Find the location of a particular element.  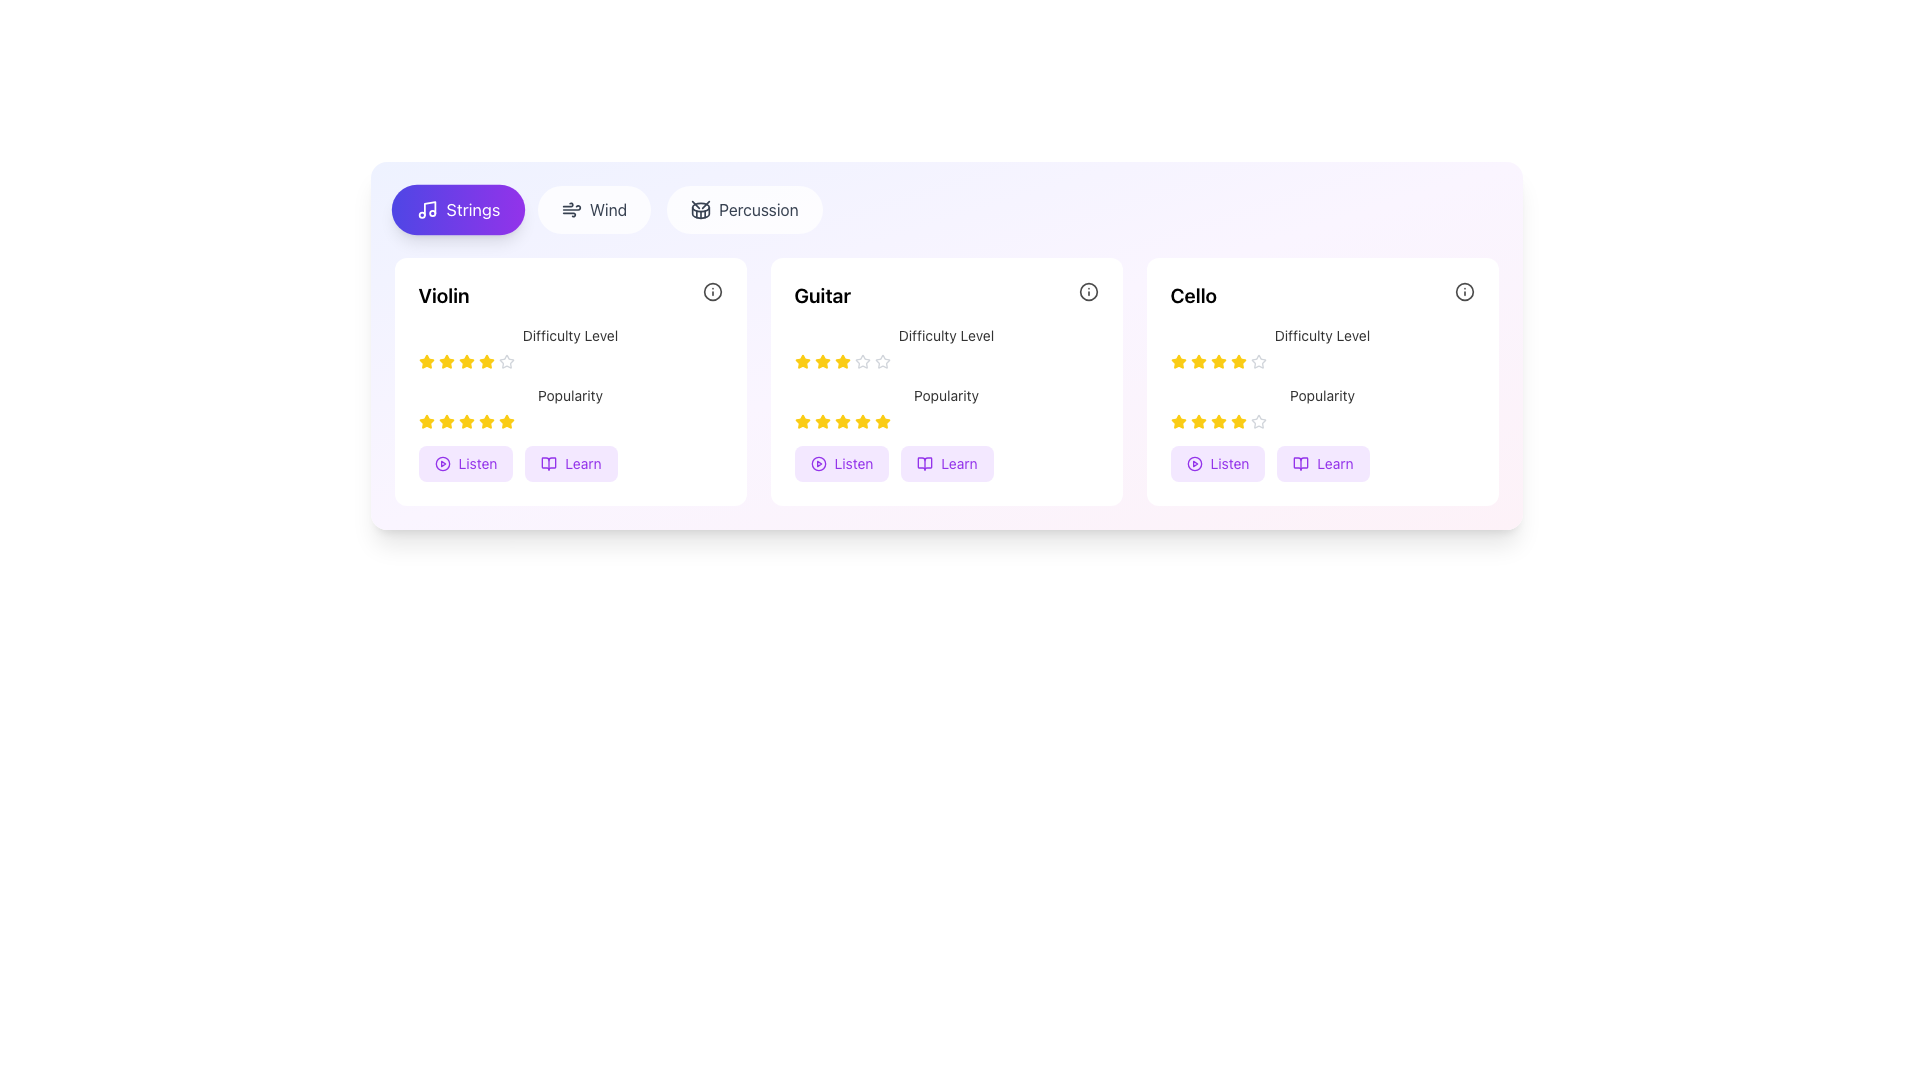

the 'Guitar' label which is a bold black text with an adjacent informational icon on the right is located at coordinates (945, 296).